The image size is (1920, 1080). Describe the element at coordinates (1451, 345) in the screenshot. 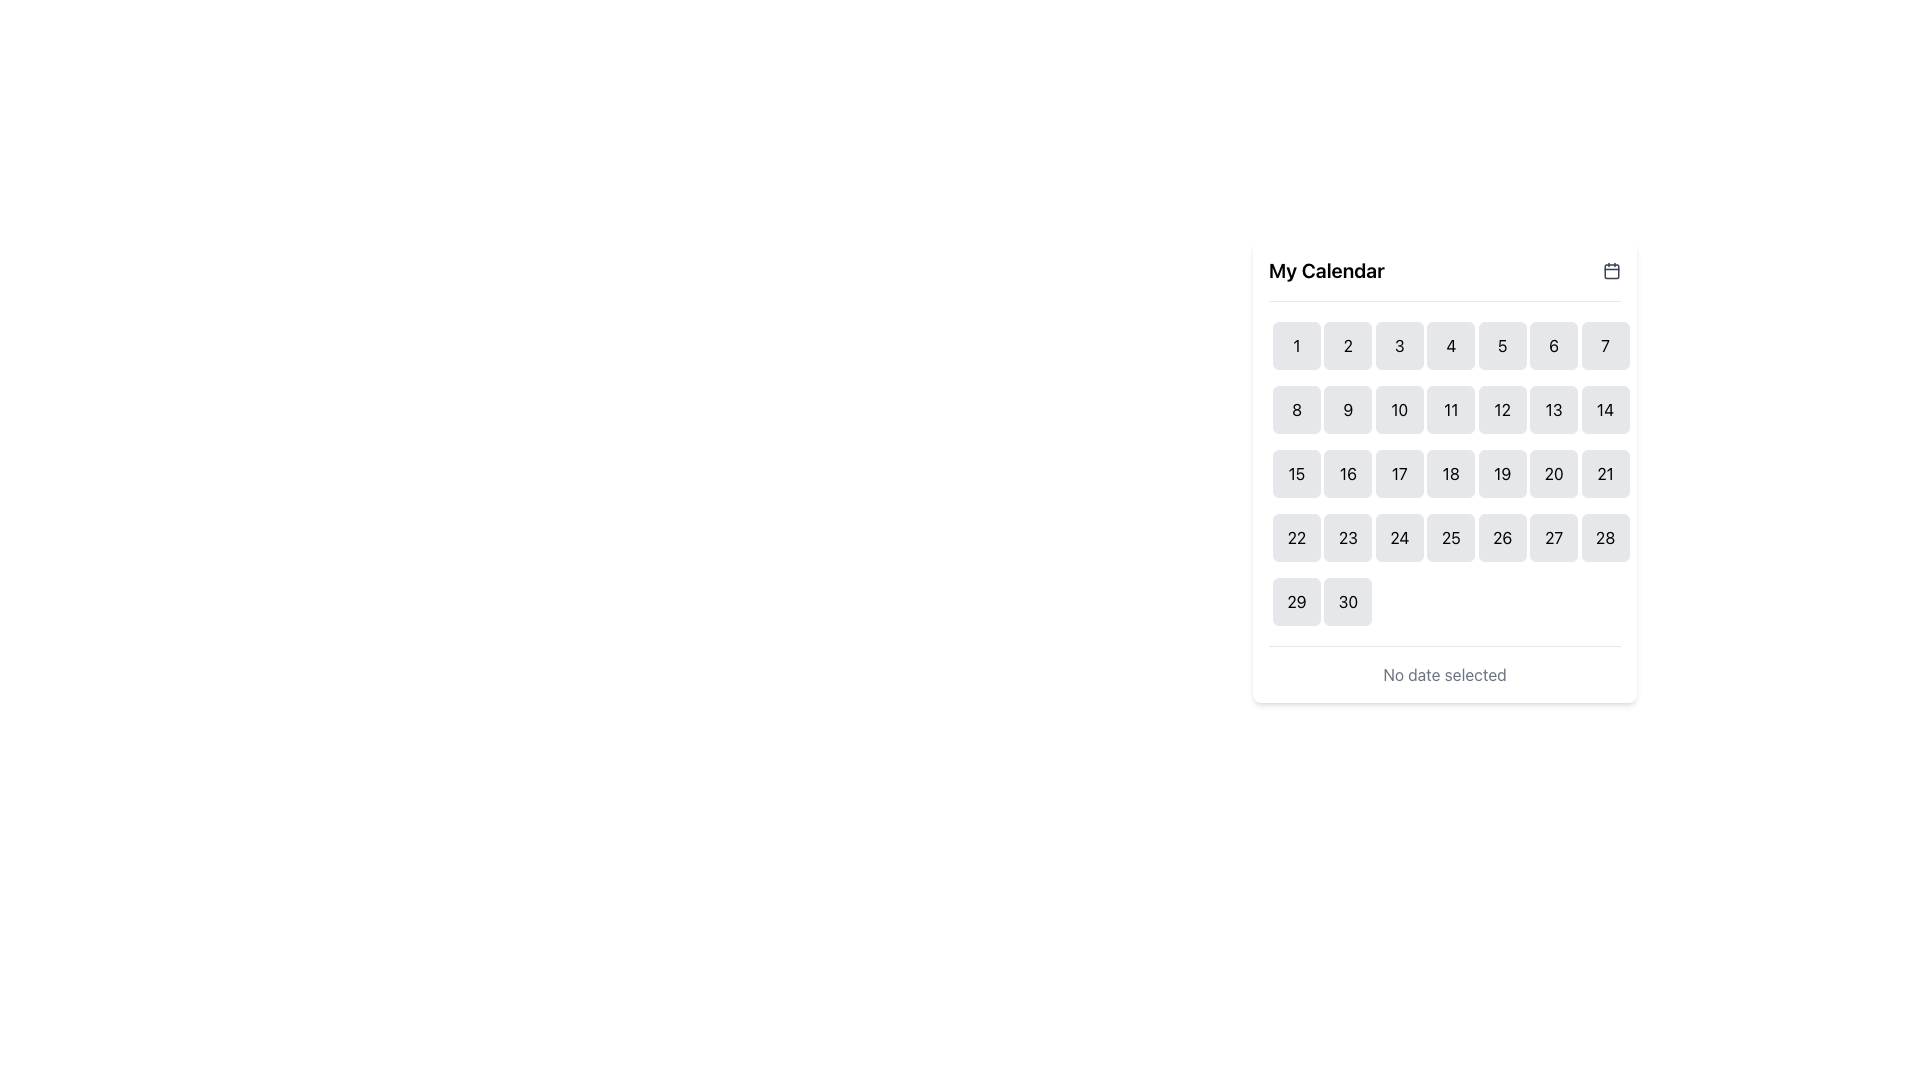

I see `the button labeled '4' in the calendar component` at that location.